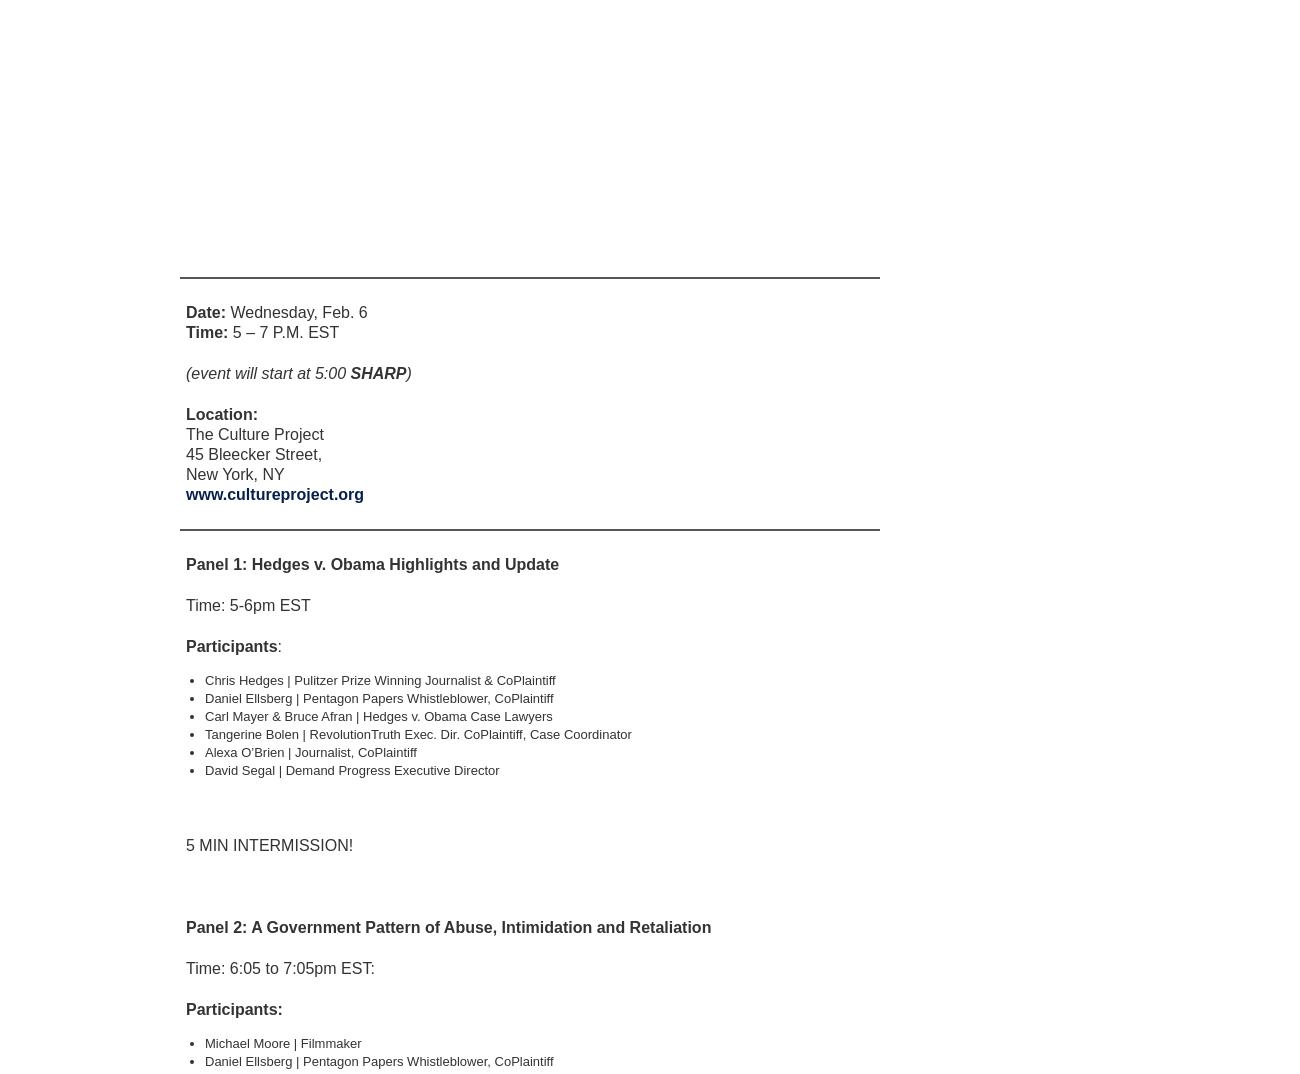  What do you see at coordinates (230, 645) in the screenshot?
I see `'Participants'` at bounding box center [230, 645].